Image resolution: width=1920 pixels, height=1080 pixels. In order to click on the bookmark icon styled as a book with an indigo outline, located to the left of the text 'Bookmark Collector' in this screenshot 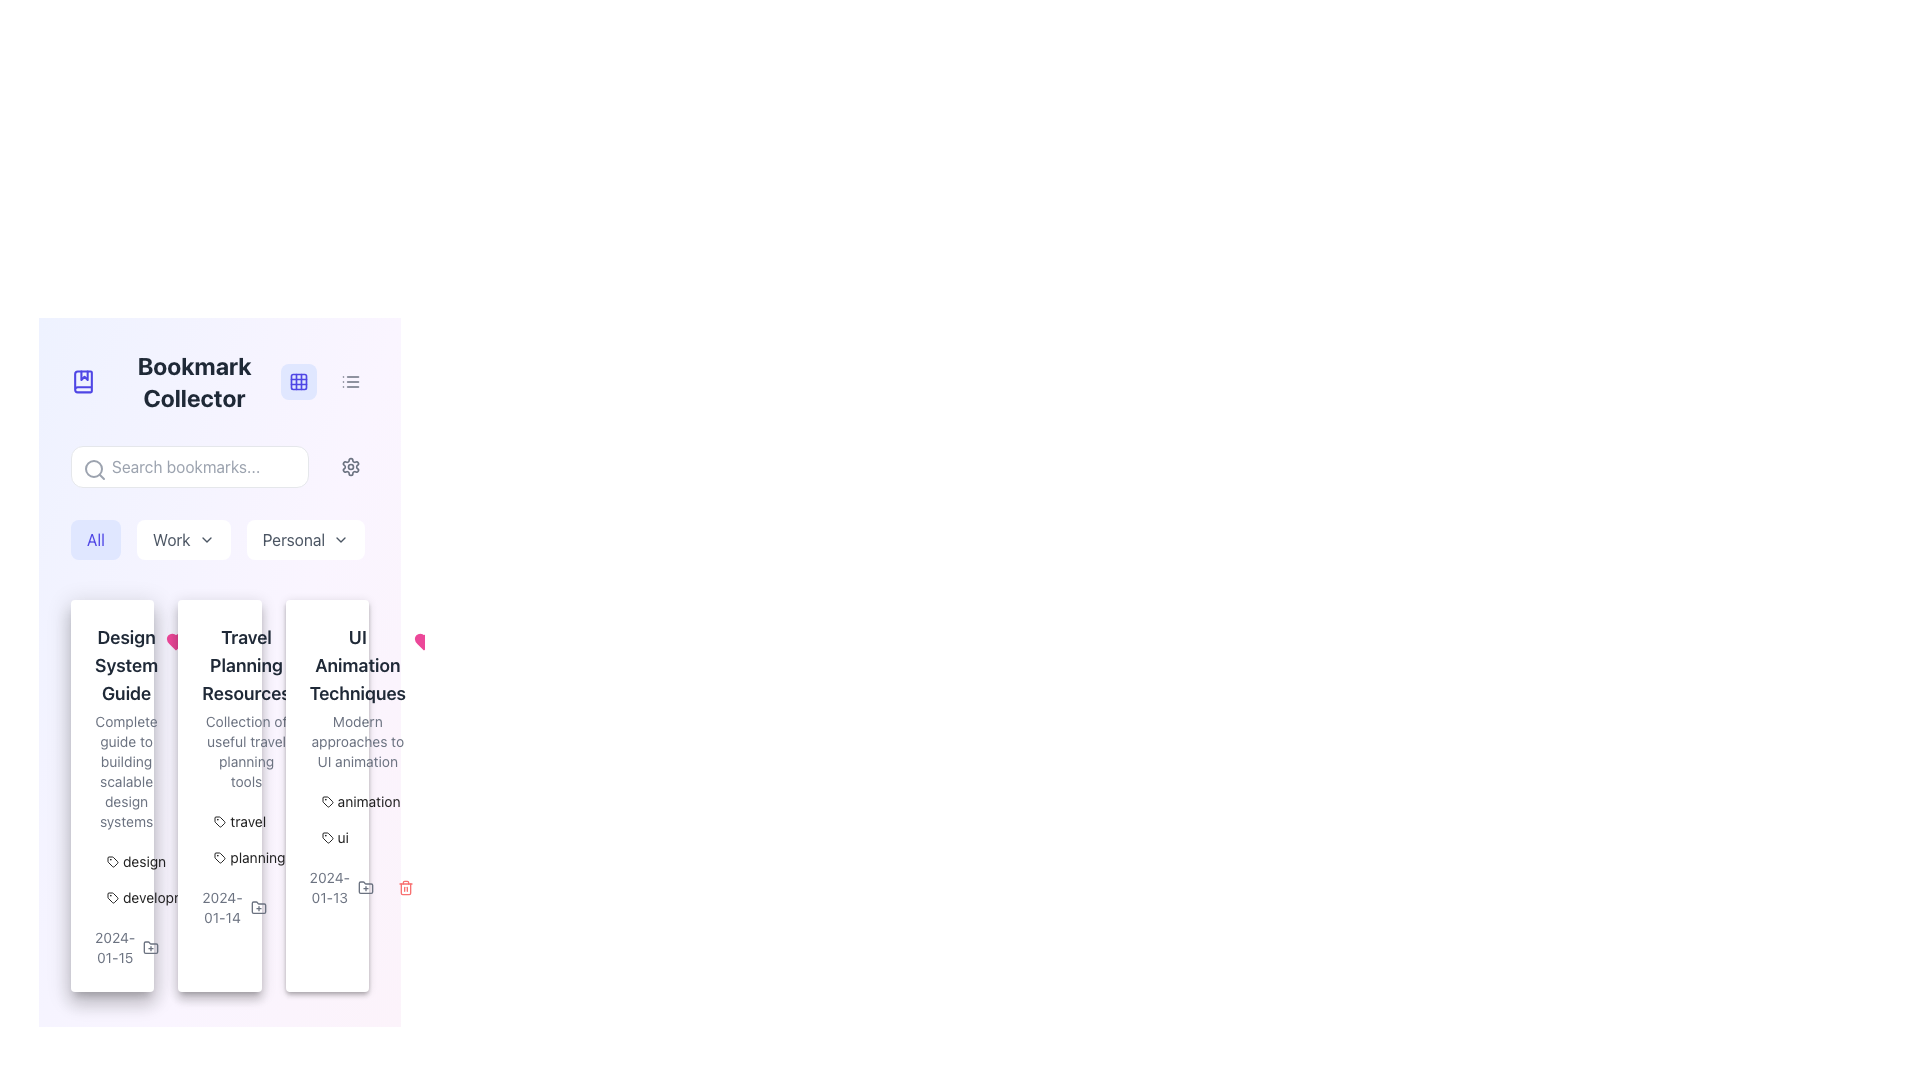, I will do `click(82, 381)`.